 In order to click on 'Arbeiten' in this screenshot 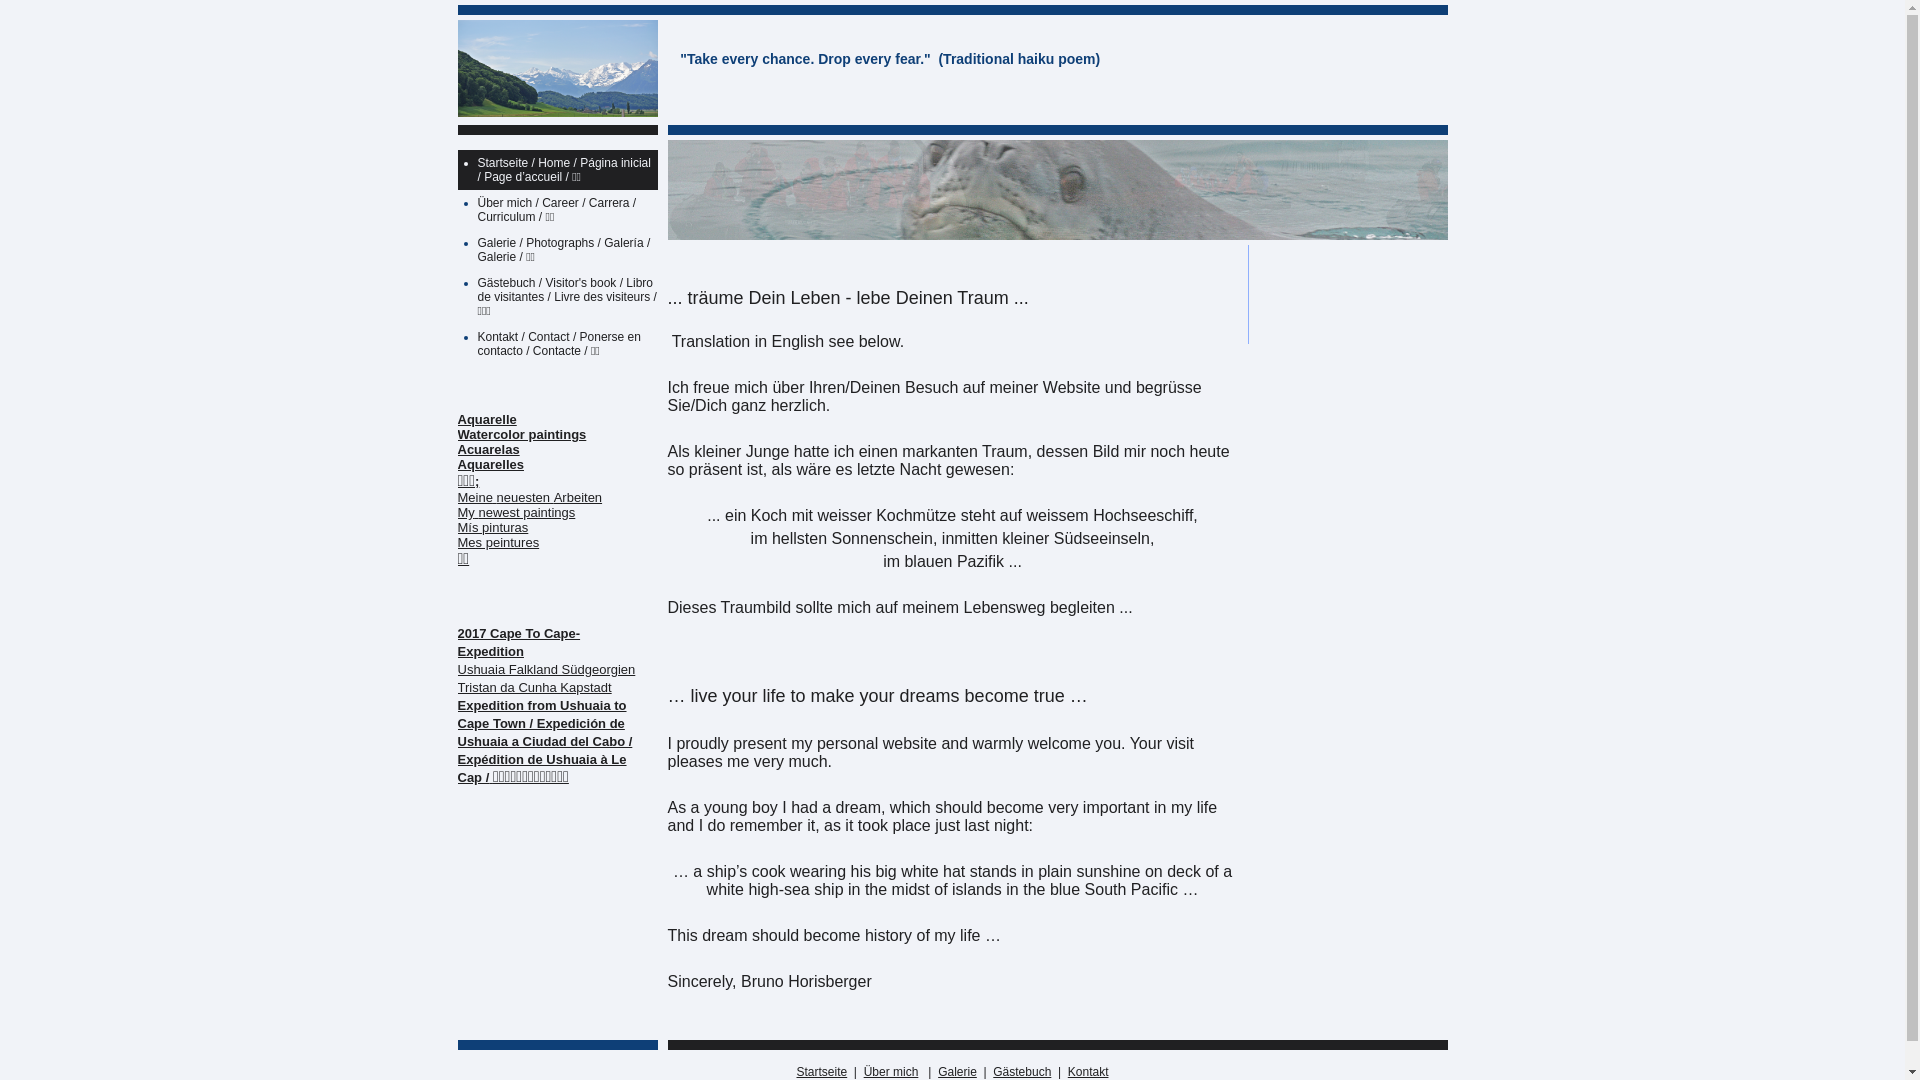, I will do `click(576, 496)`.